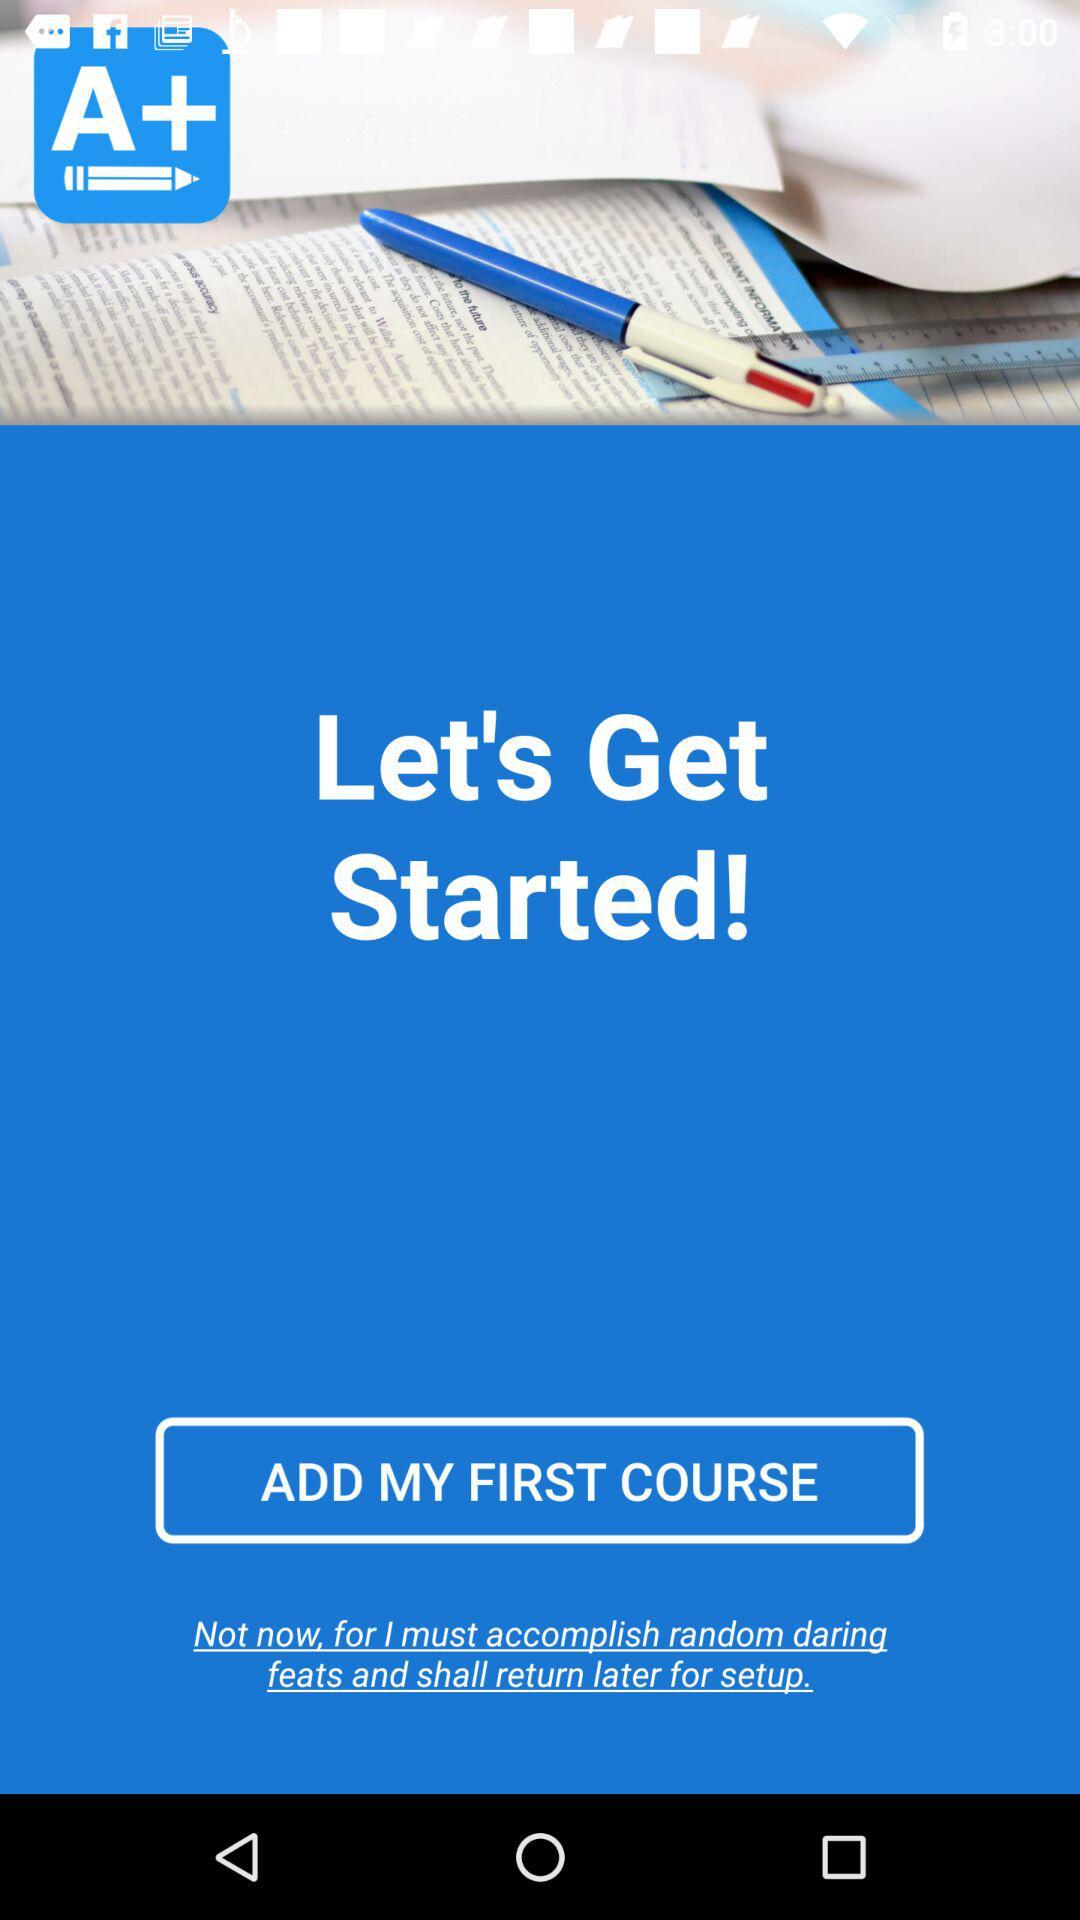 The width and height of the screenshot is (1080, 1920). What do you see at coordinates (538, 1480) in the screenshot?
I see `add my first item` at bounding box center [538, 1480].